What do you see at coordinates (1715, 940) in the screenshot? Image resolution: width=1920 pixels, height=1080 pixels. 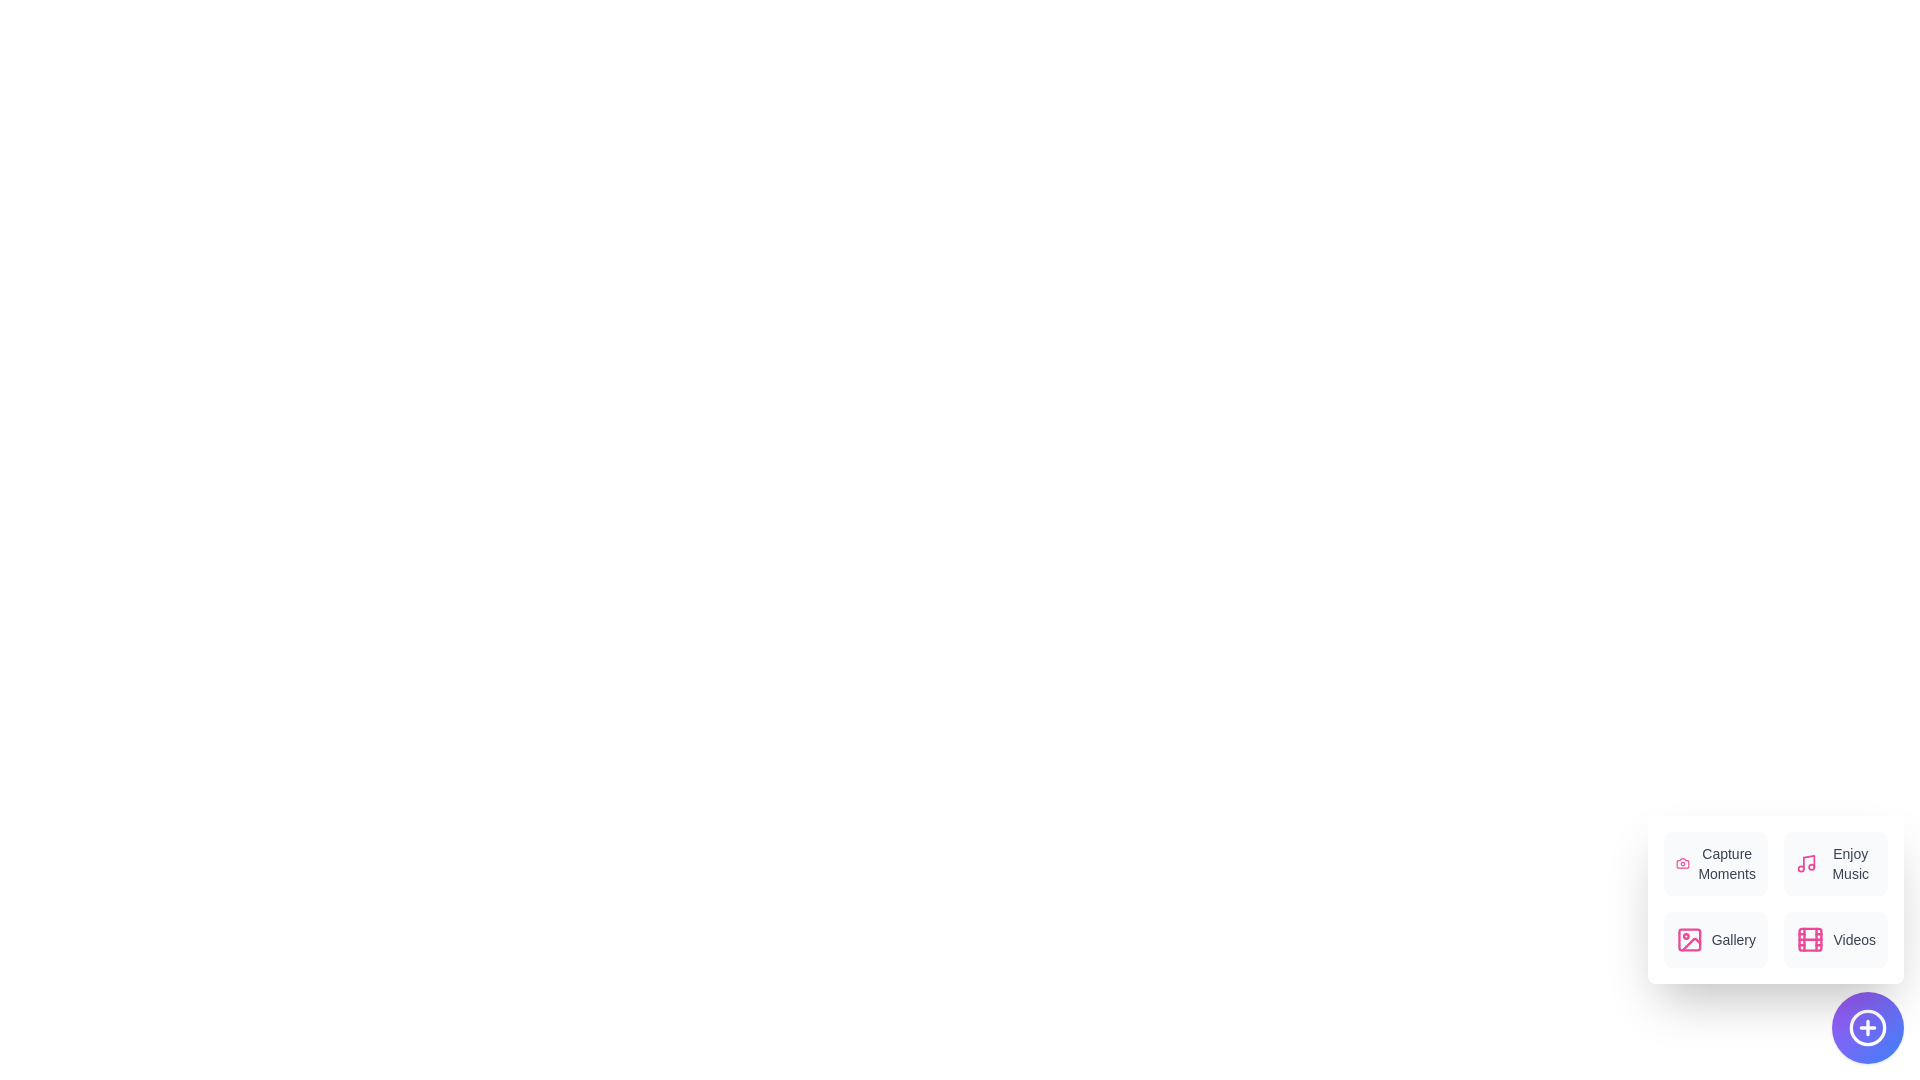 I see `the menu item labeled 'Gallery' to observe its hover effect` at bounding box center [1715, 940].